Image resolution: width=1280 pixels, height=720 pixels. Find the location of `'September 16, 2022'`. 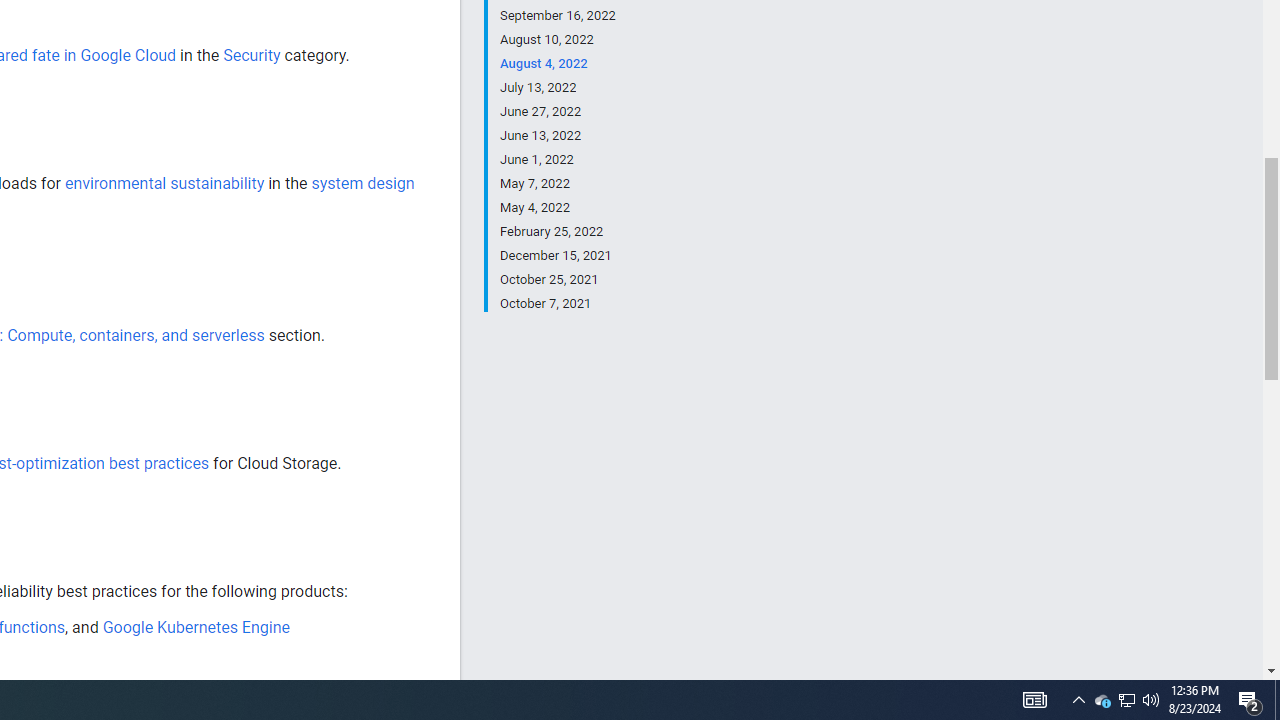

'September 16, 2022' is located at coordinates (557, 16).